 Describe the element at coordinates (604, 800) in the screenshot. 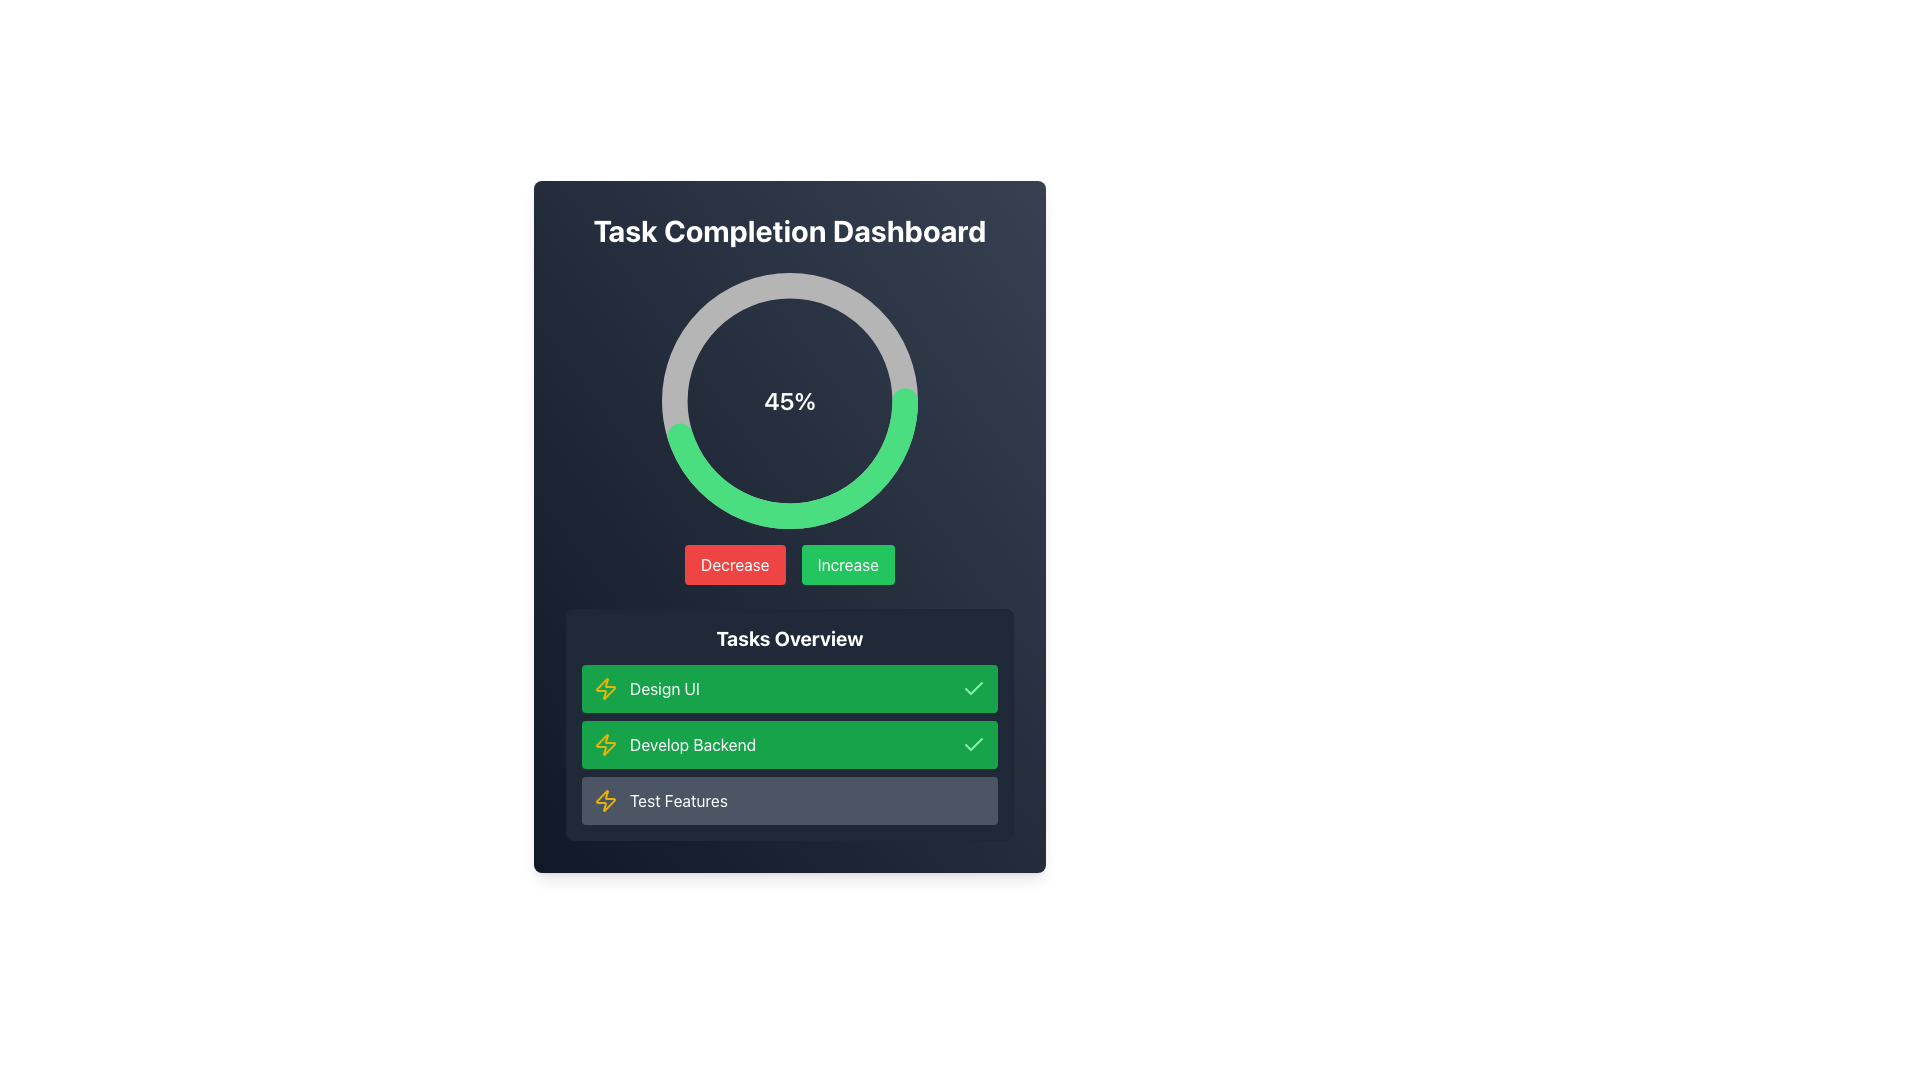

I see `the Vector graphics icon indicating the power or energy status for the task labeled 'Test Features', which is the third item in the 'Tasks Overview' section` at that location.